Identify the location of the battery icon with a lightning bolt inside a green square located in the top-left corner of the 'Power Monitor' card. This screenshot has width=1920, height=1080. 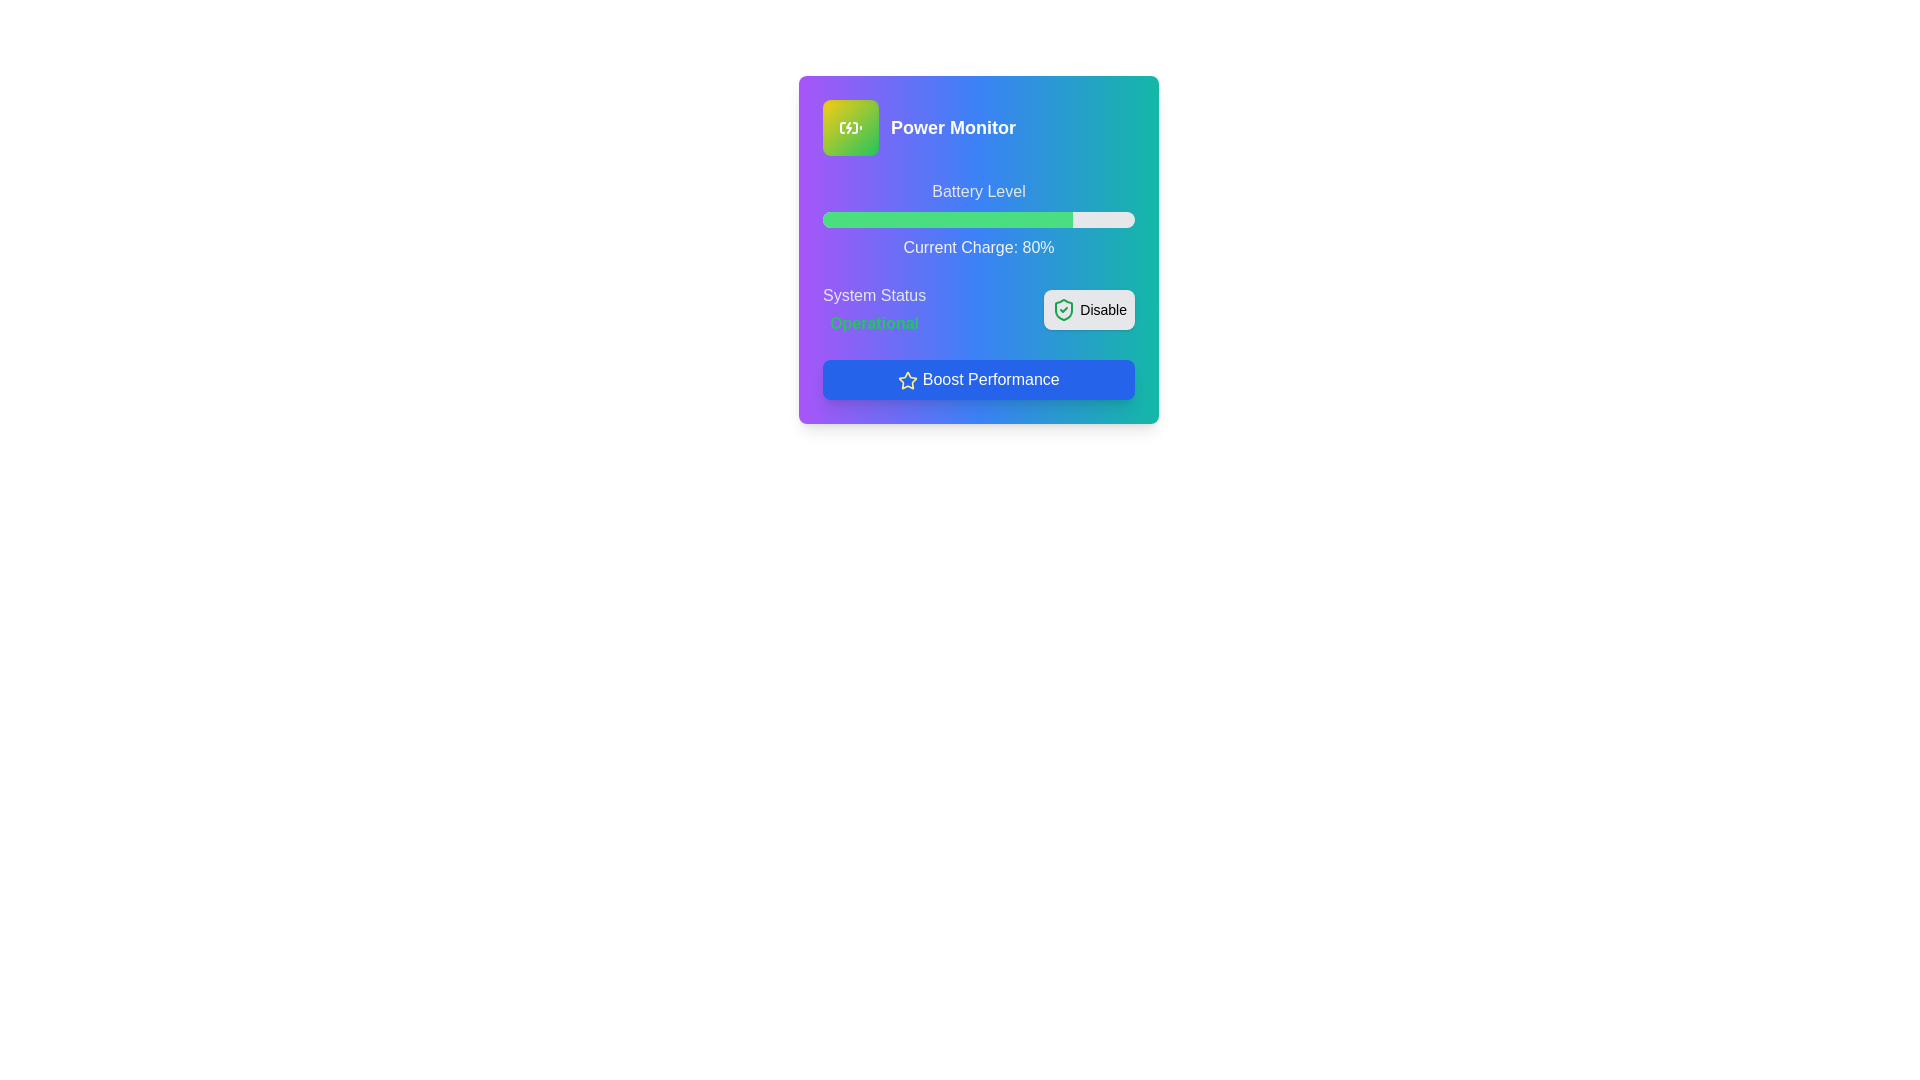
(850, 127).